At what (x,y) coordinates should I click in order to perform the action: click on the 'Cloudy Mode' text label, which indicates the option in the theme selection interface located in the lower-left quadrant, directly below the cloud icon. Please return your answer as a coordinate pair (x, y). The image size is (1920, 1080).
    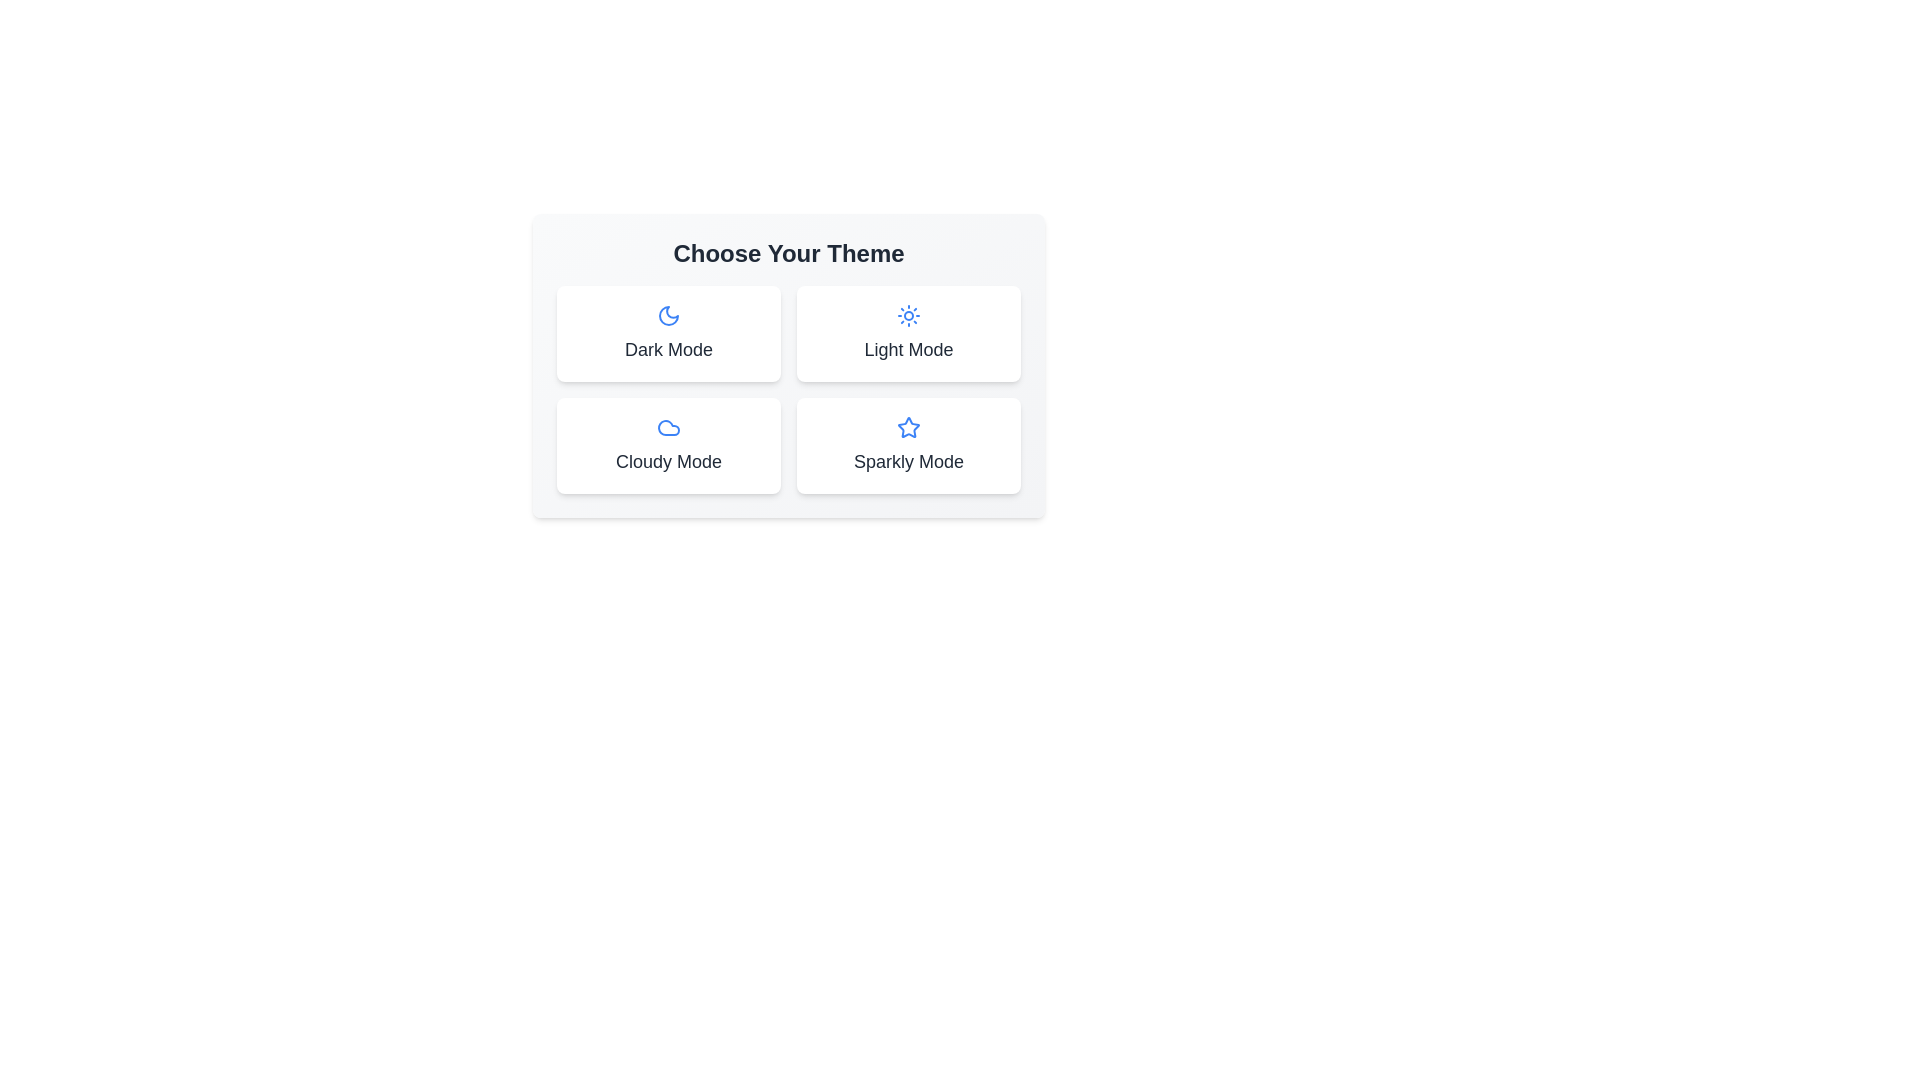
    Looking at the image, I should click on (668, 462).